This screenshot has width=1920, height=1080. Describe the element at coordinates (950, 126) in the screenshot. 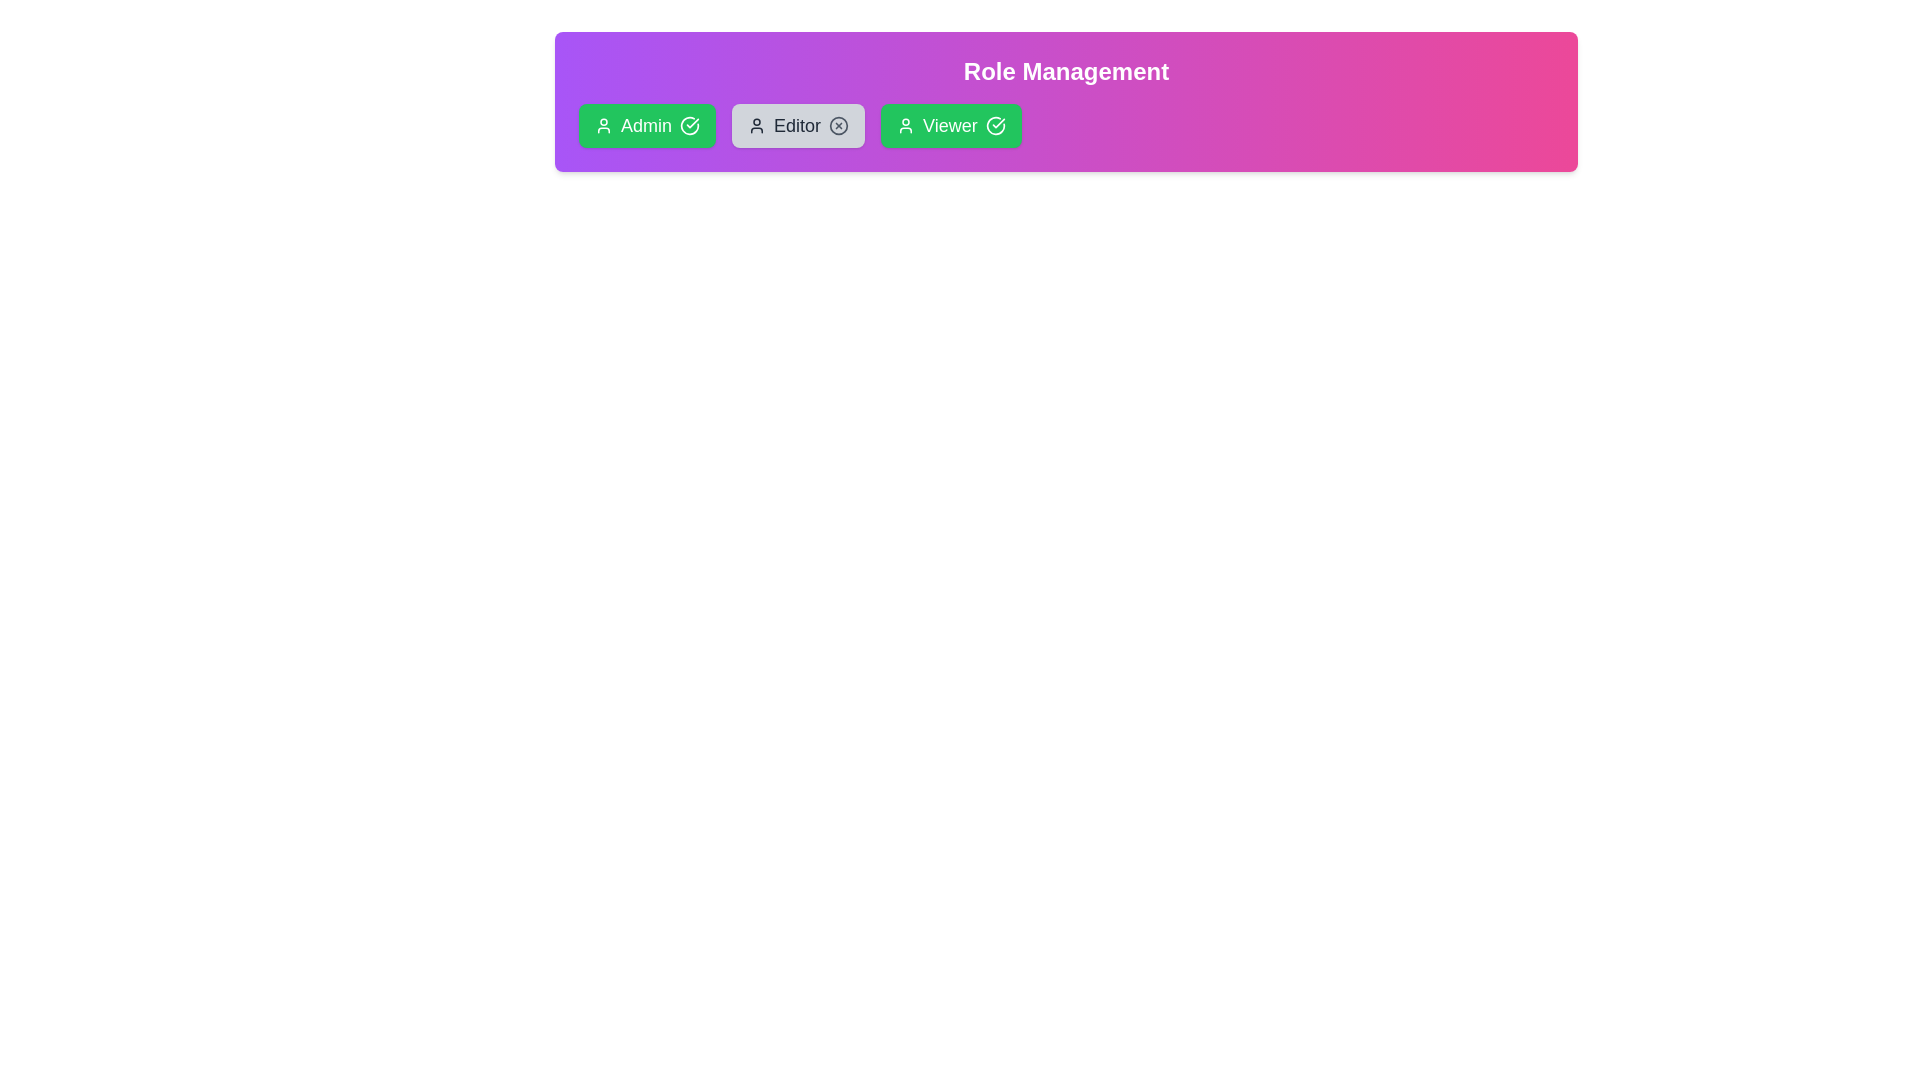

I see `the role Viewer by clicking on its card` at that location.